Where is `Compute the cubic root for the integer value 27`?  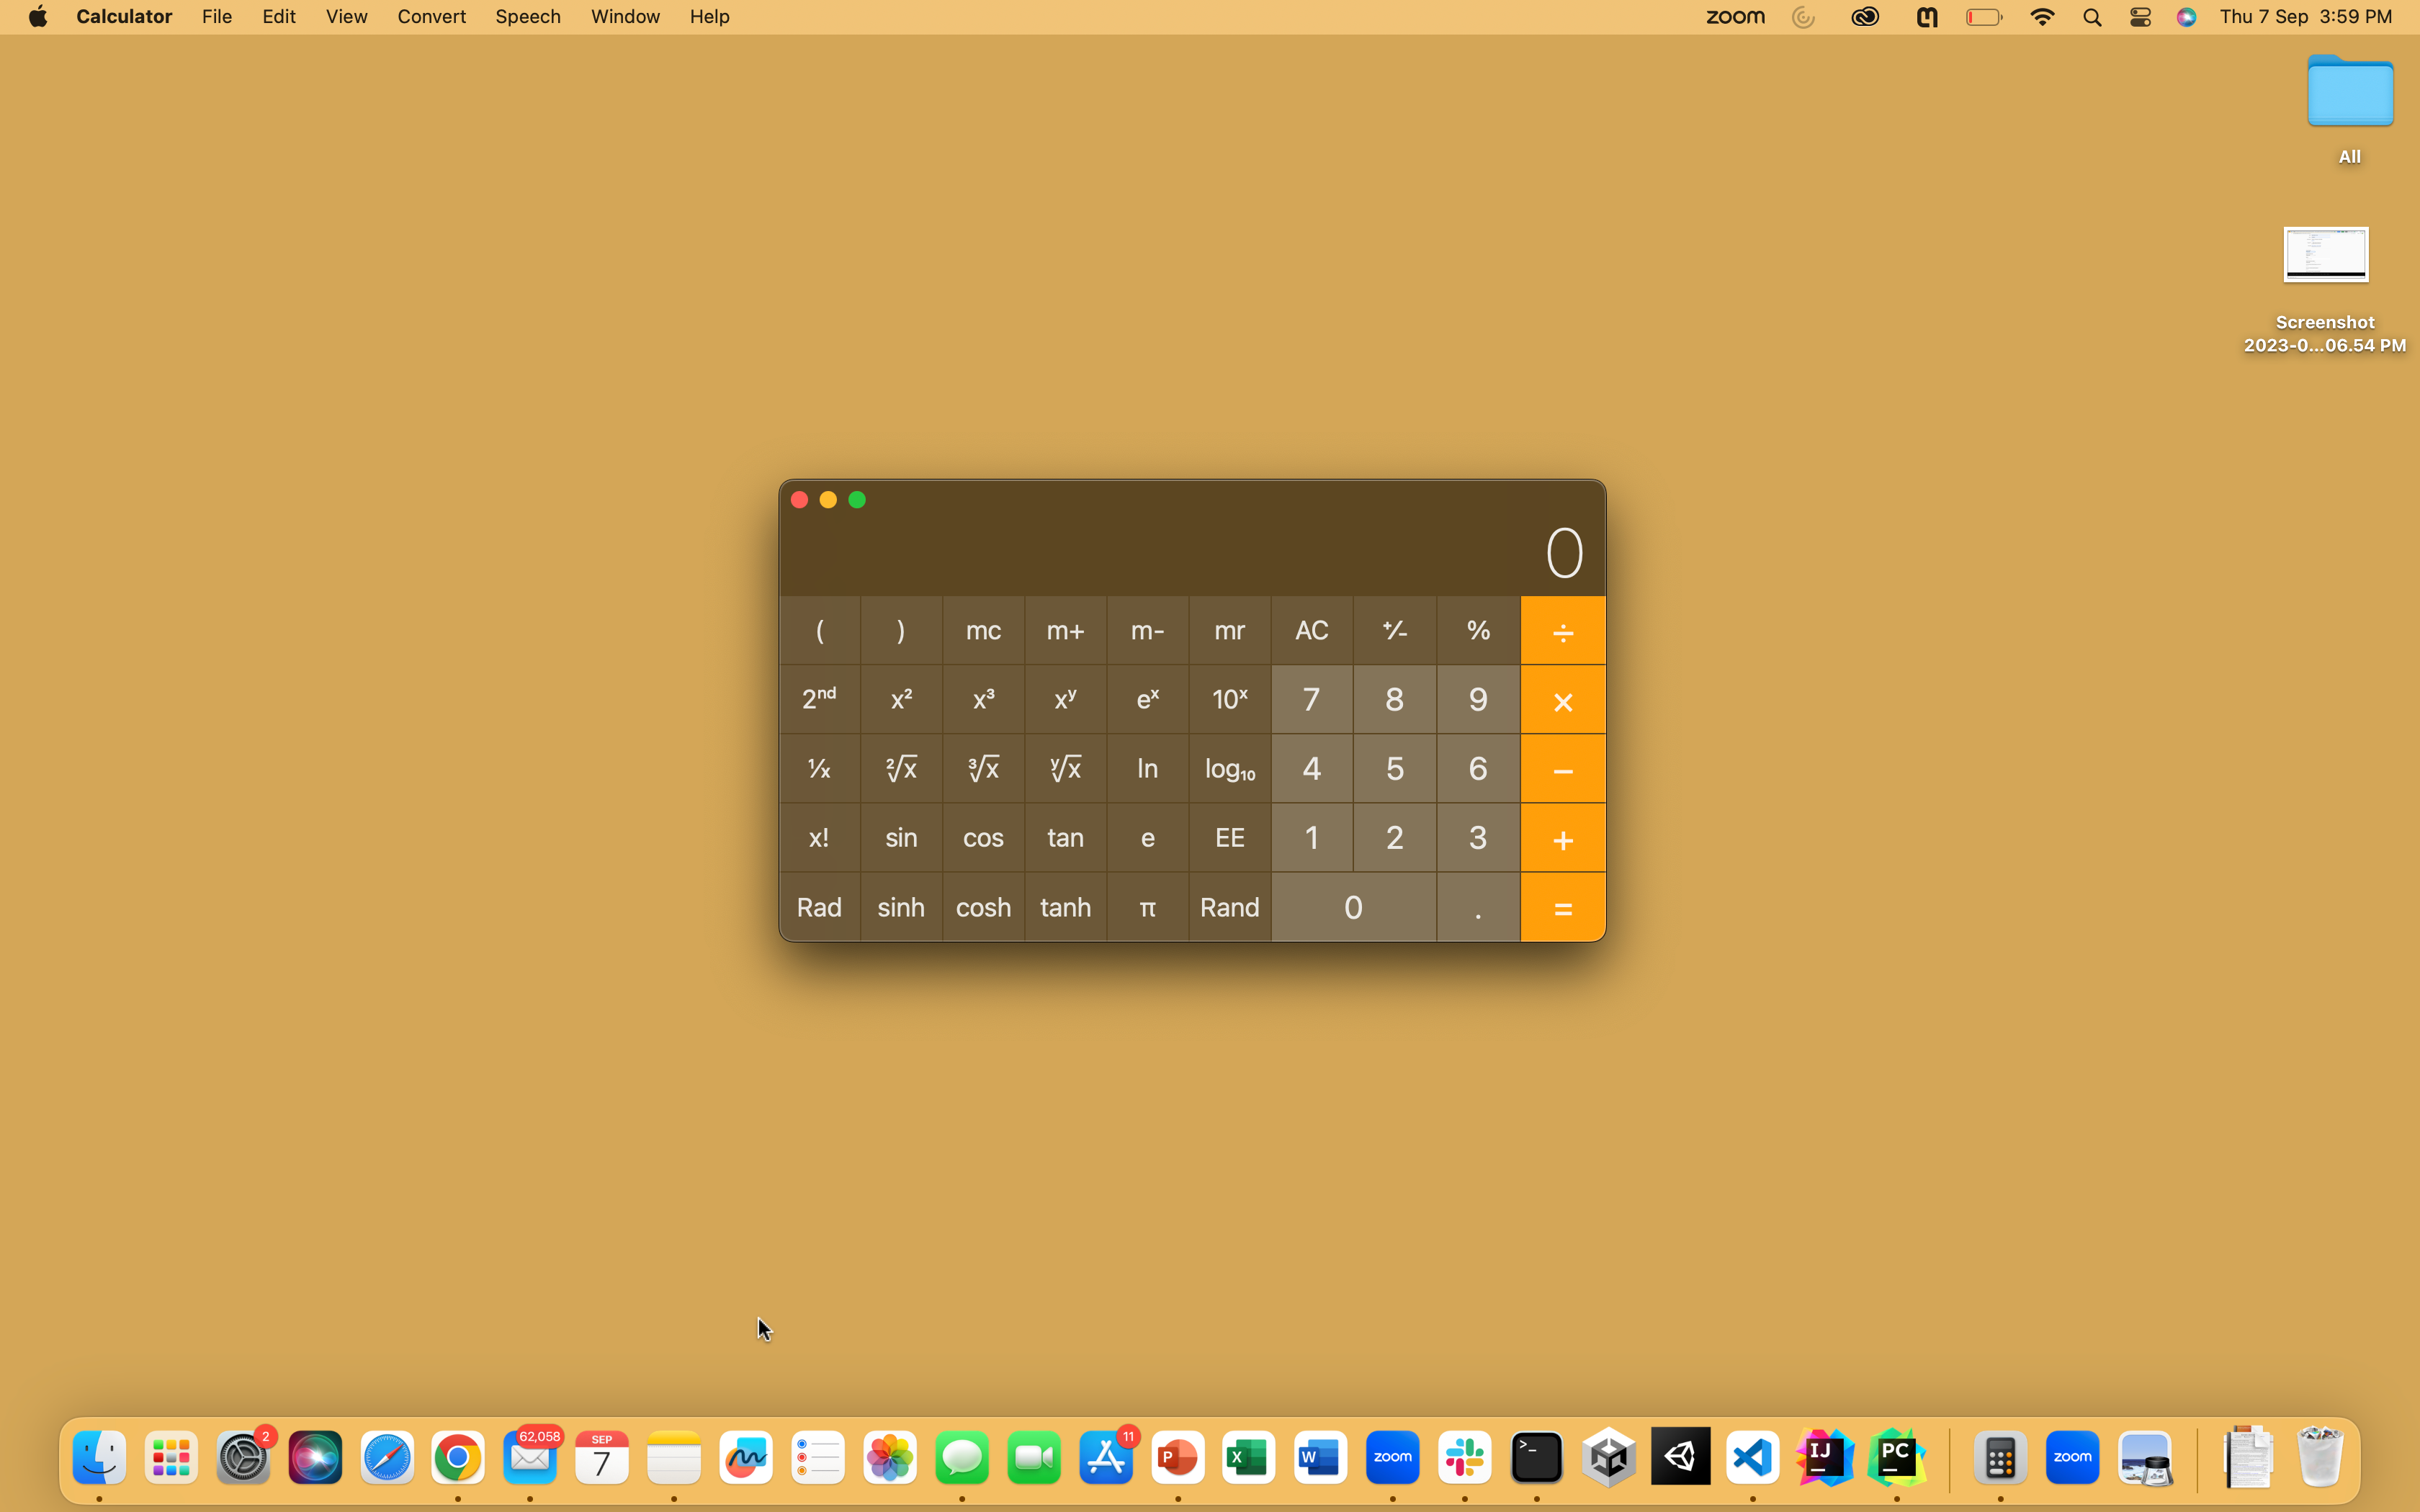
Compute the cubic root for the integer value 27 is located at coordinates (1394, 834).